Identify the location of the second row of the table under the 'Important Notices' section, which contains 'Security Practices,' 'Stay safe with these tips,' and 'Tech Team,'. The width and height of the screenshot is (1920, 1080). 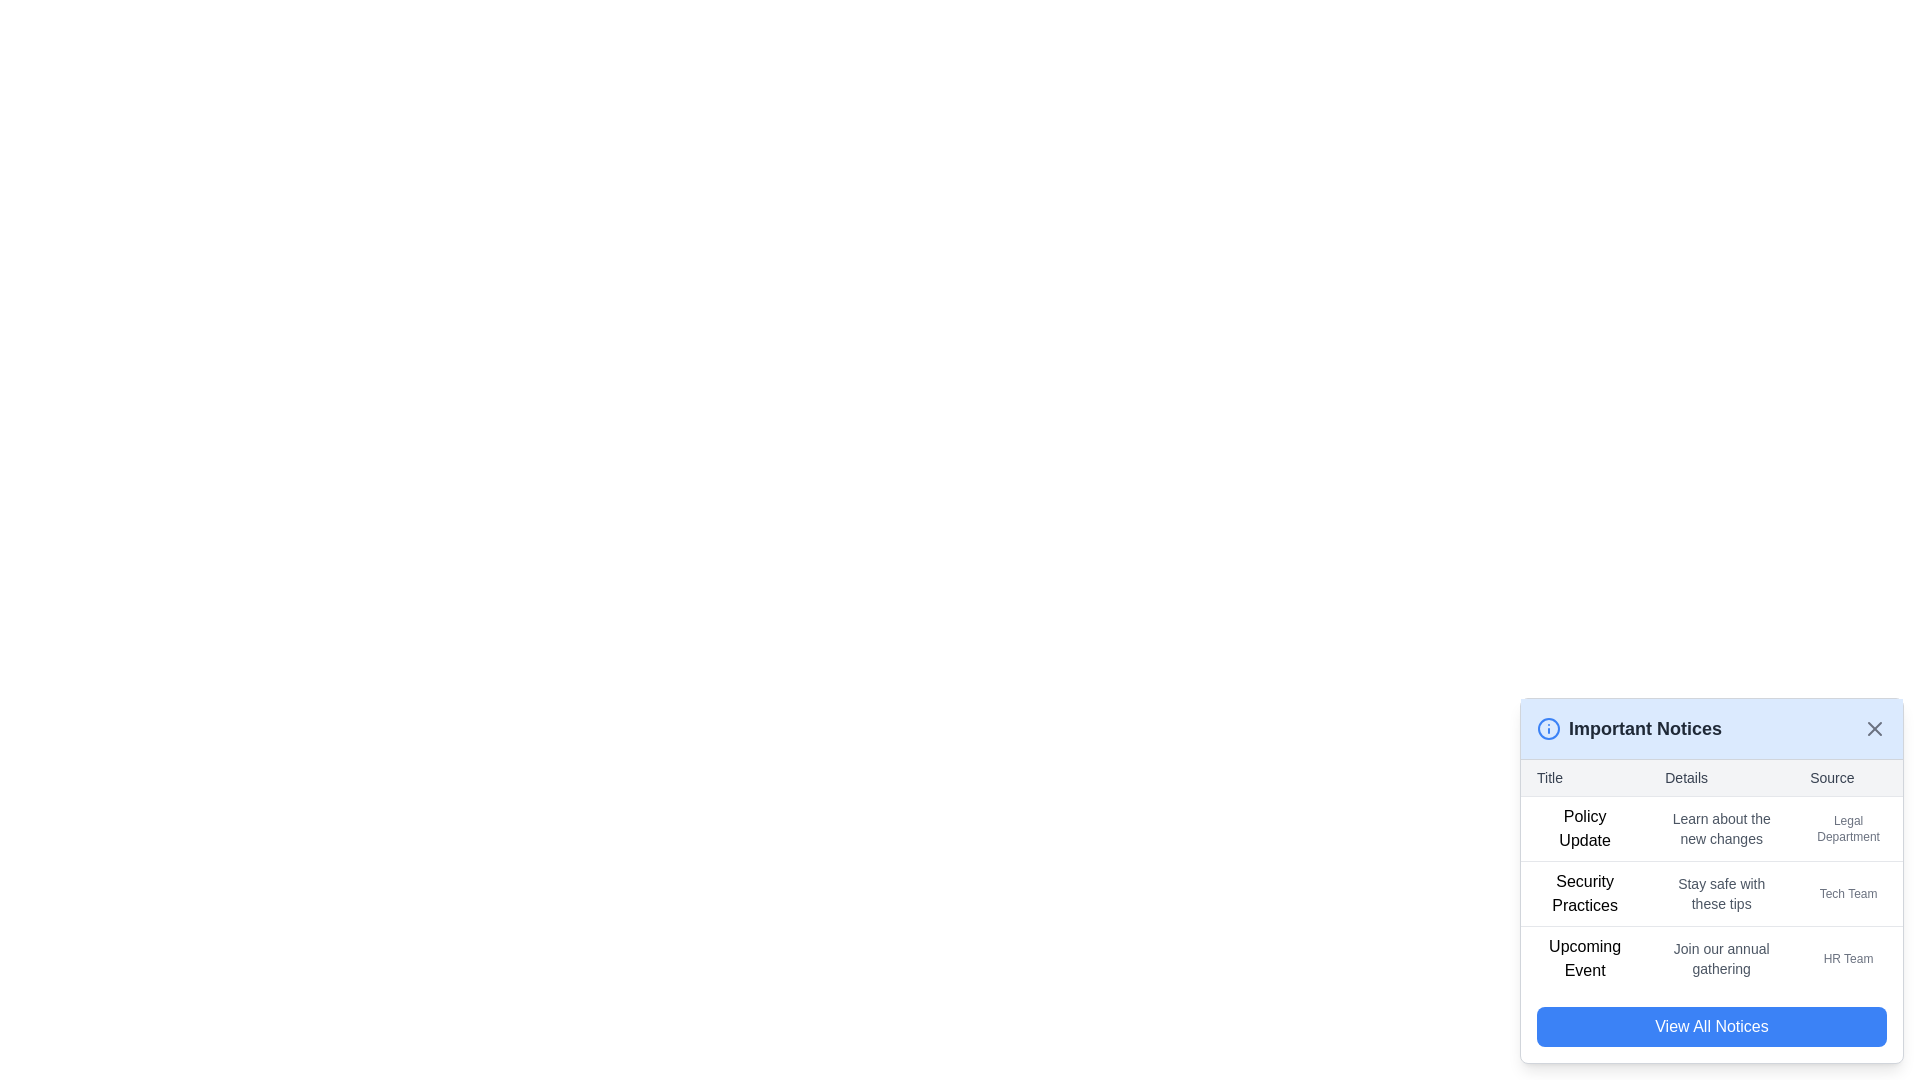
(1711, 874).